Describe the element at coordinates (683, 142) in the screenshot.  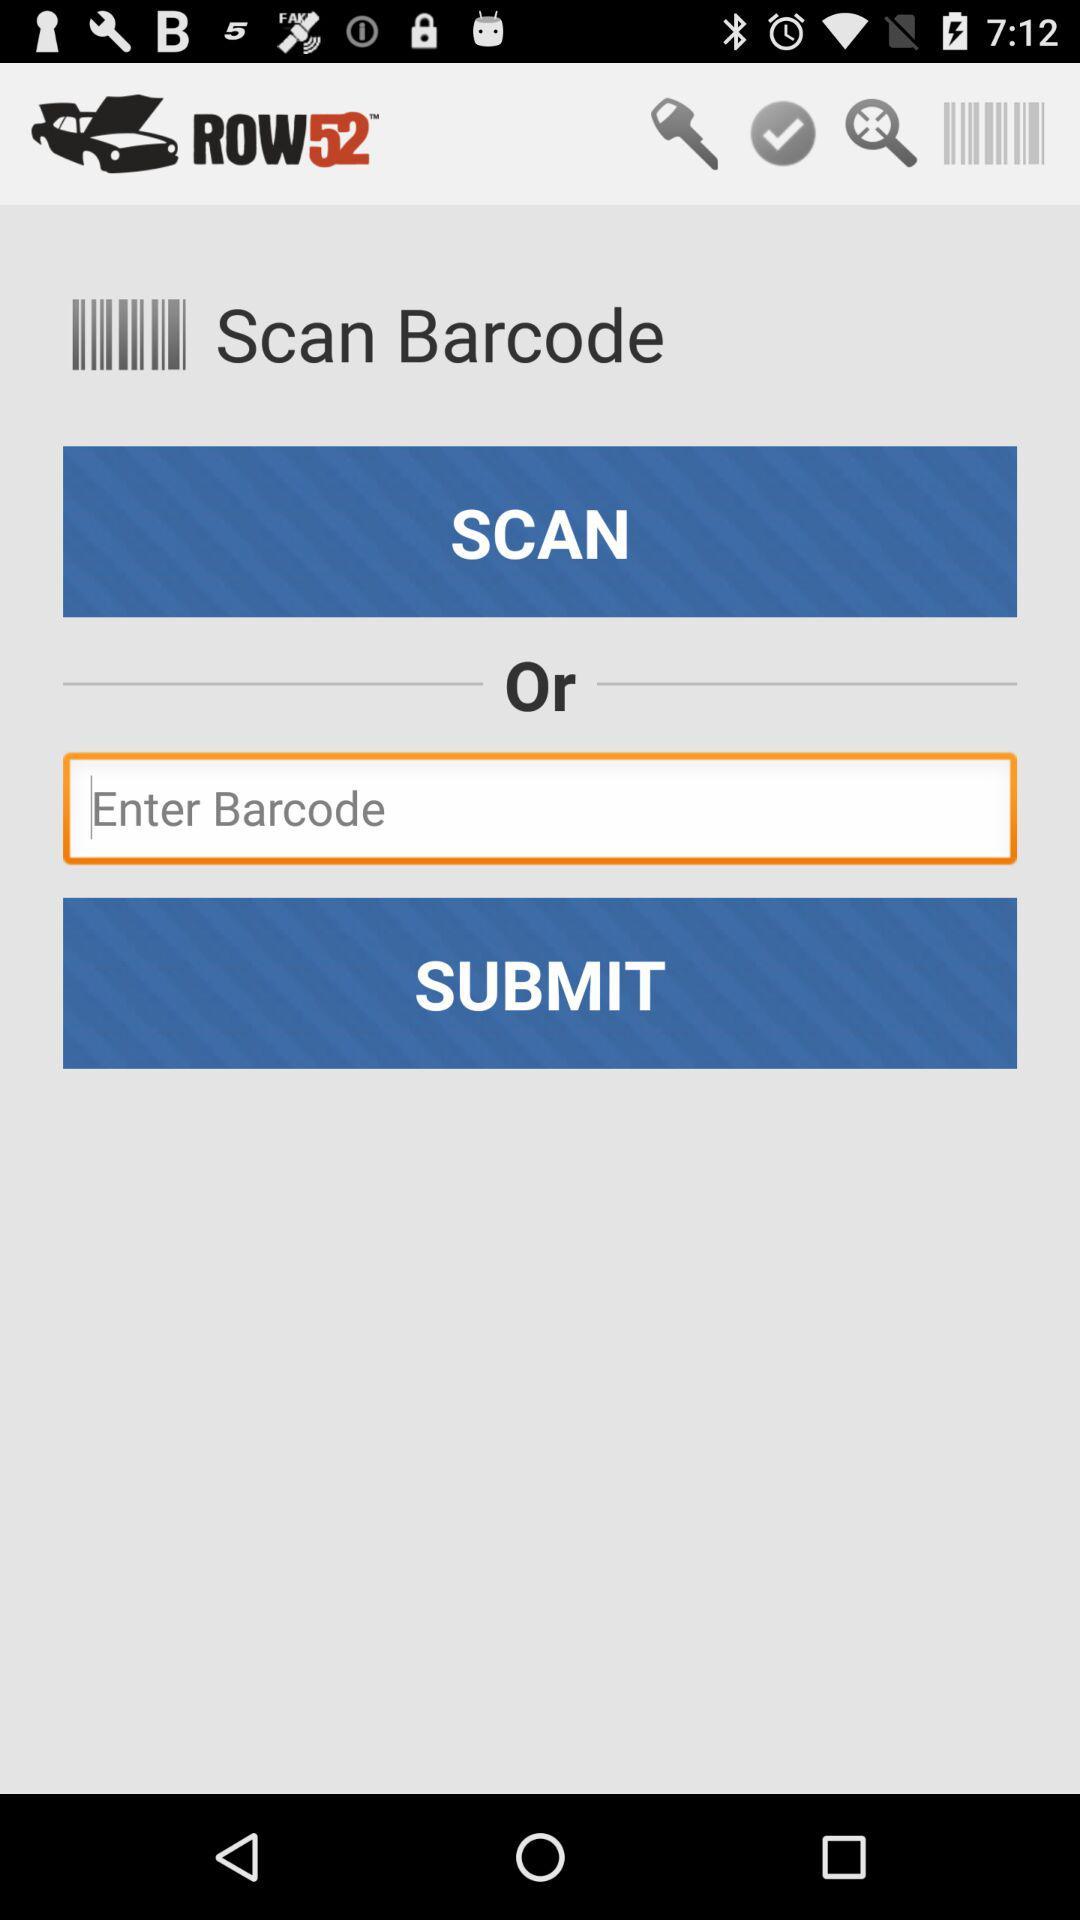
I see `the search icon` at that location.